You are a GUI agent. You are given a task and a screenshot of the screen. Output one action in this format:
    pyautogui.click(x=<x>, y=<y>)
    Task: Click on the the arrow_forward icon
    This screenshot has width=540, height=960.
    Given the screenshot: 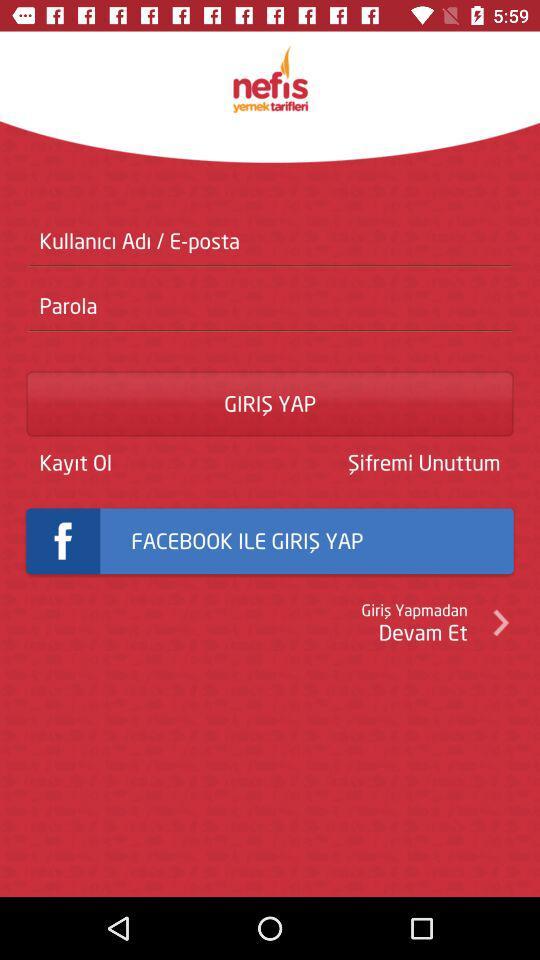 What is the action you would take?
    pyautogui.click(x=499, y=621)
    